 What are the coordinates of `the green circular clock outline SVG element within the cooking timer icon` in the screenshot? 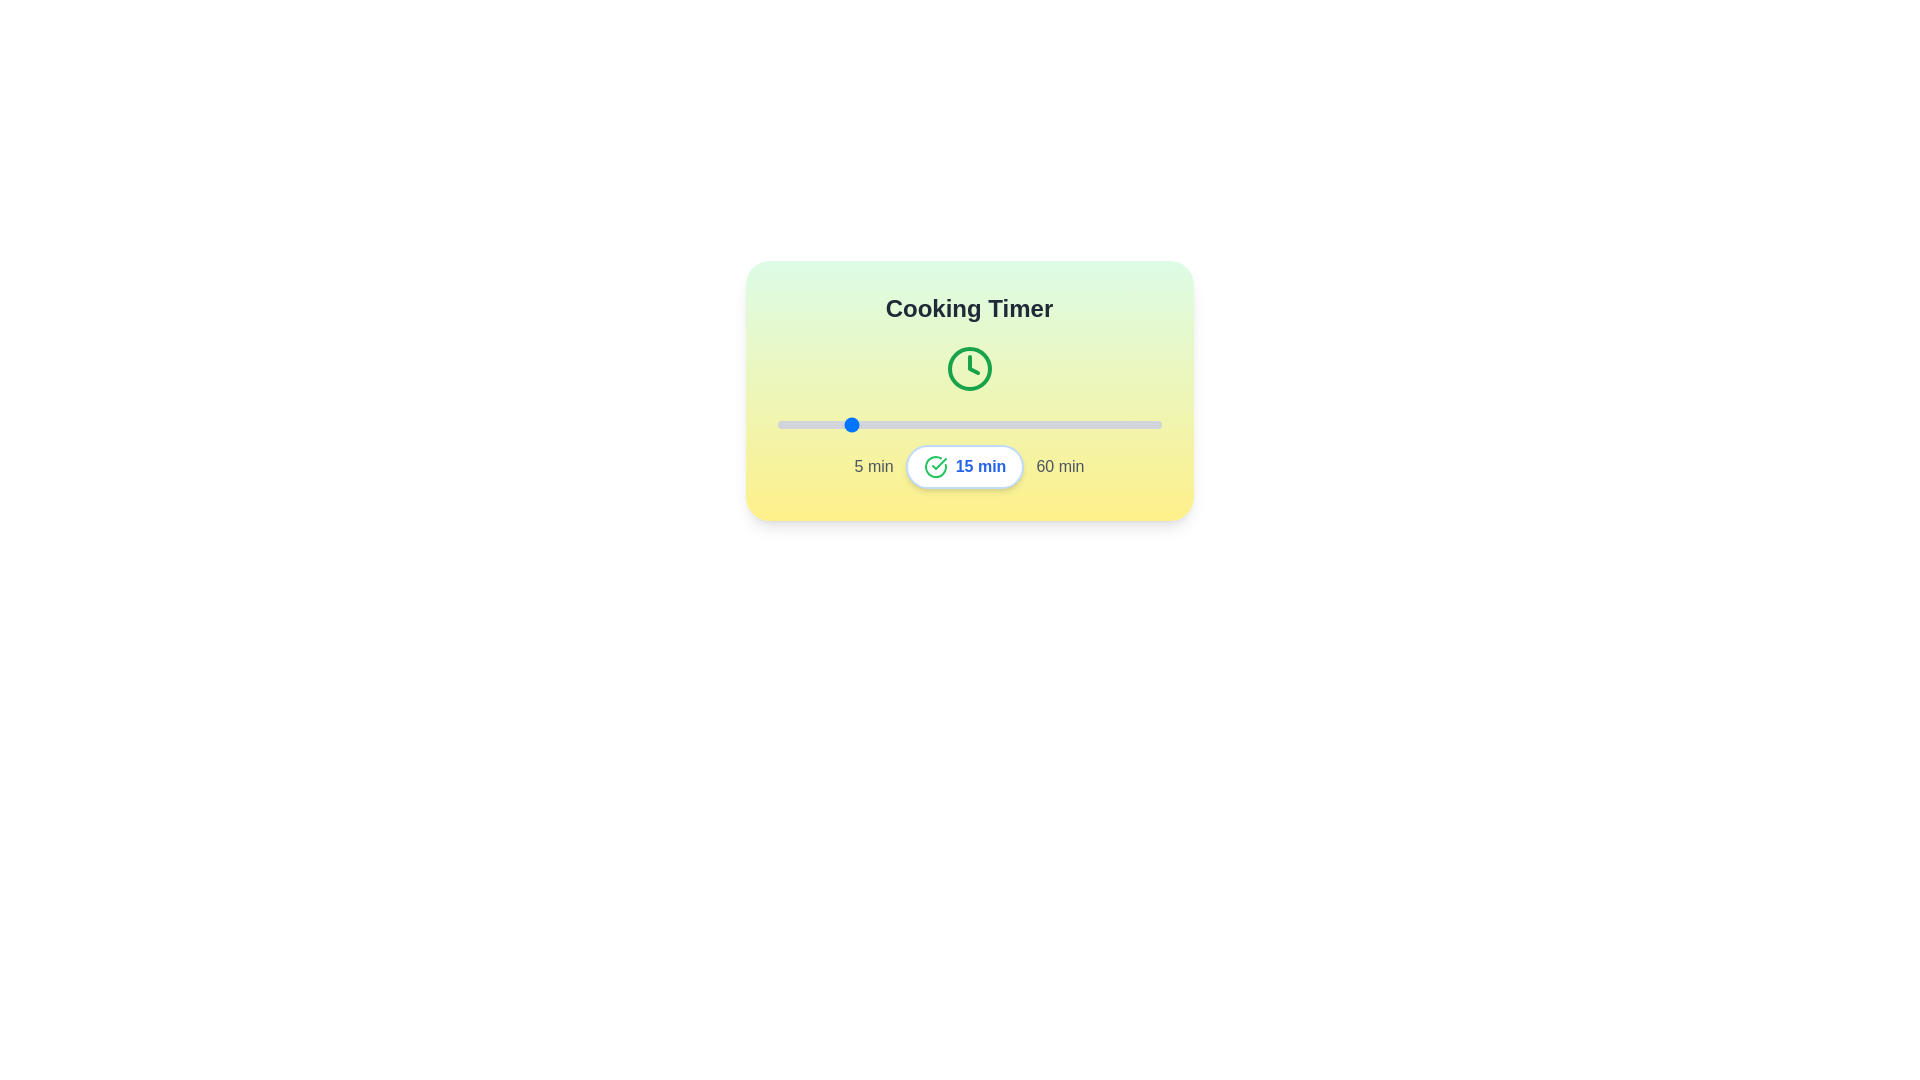 It's located at (969, 369).